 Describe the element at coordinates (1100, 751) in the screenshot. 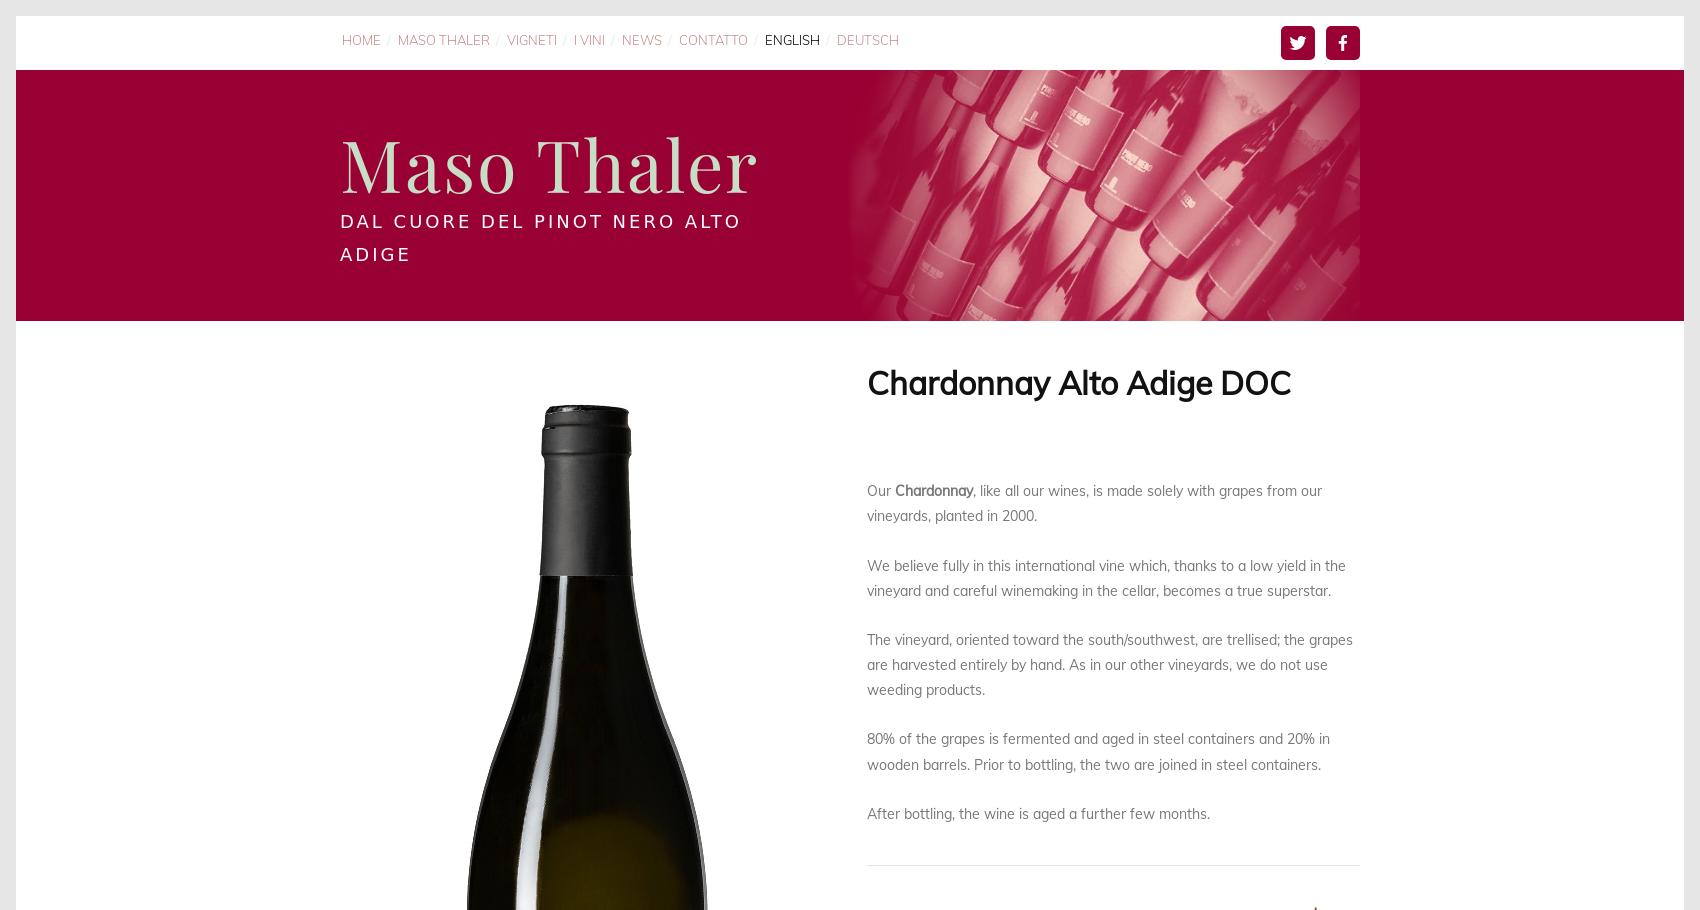

I see `'80% of the grapes is fermented and aged in steel containers and 20% in wooden barrels. Prior to bottling, the two are joined in steel containers.'` at that location.